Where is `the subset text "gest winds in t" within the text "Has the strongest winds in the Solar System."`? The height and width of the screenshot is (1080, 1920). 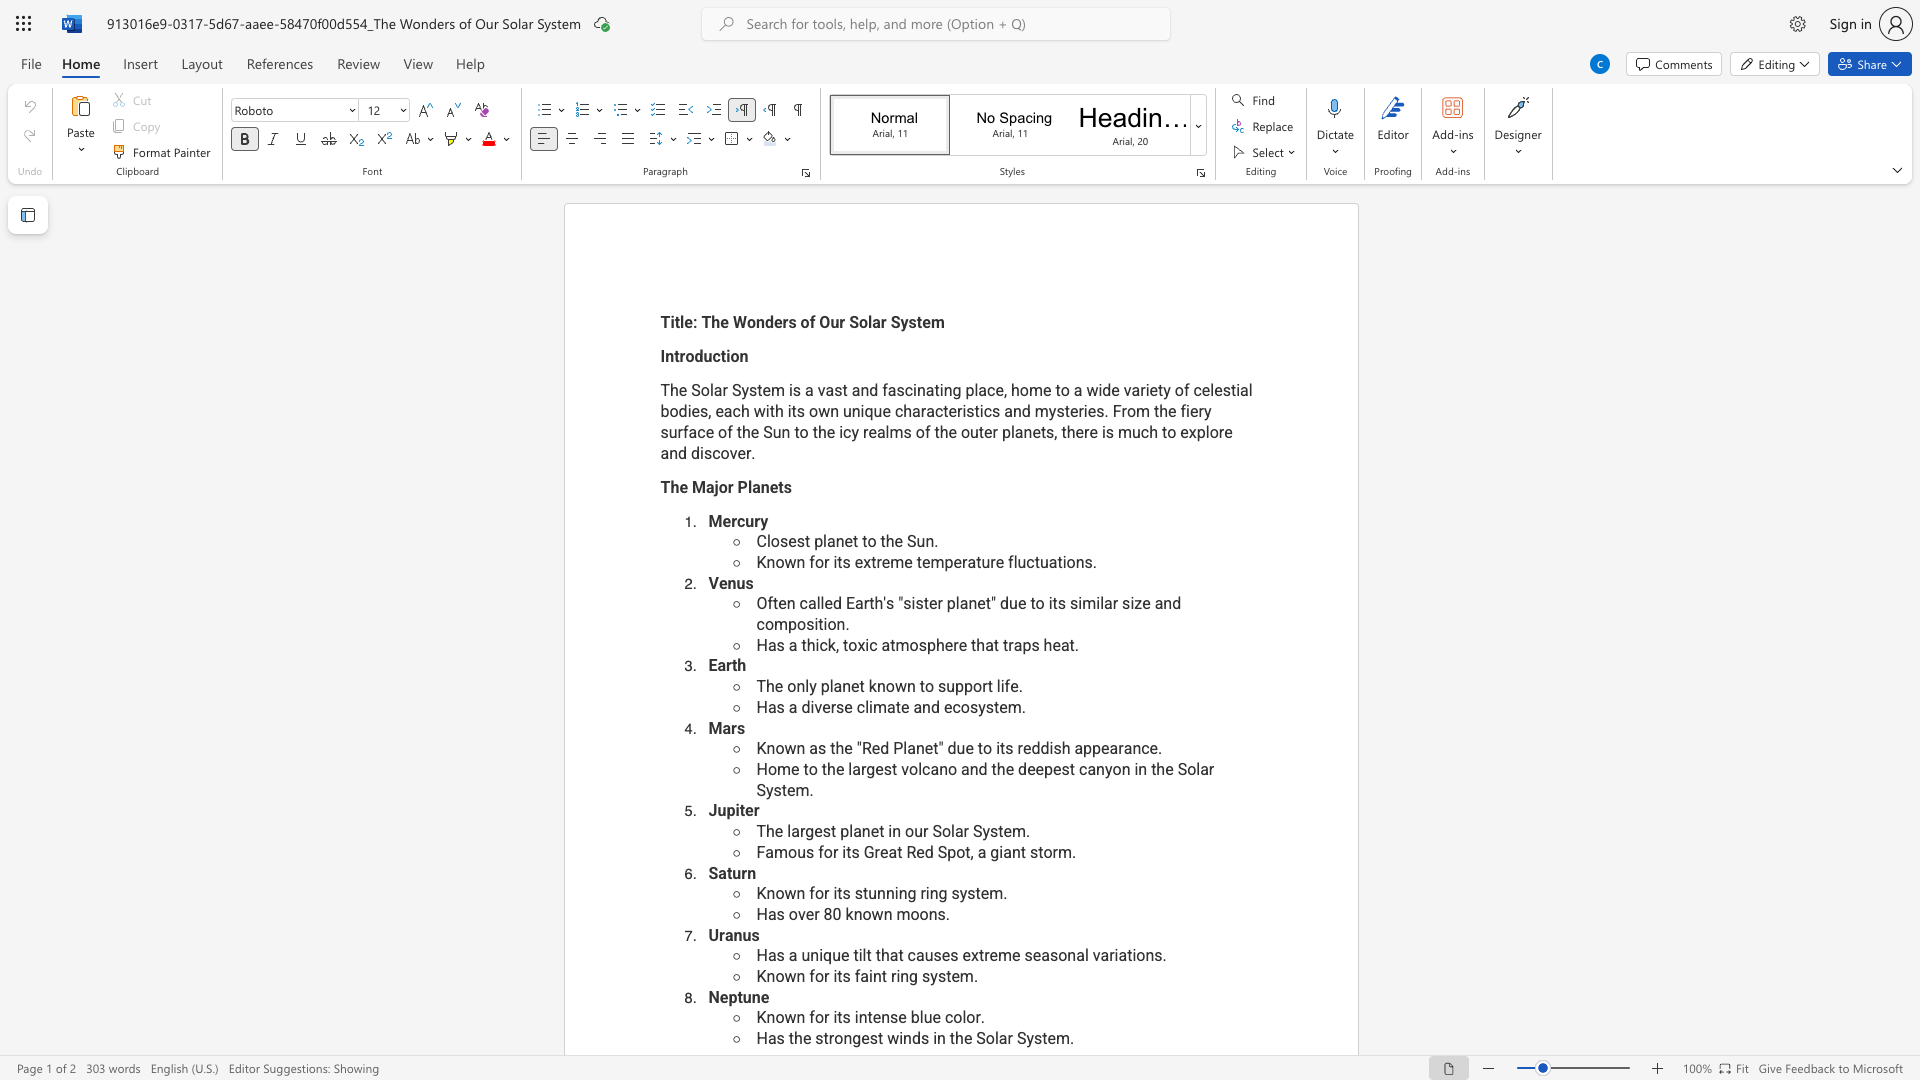
the subset text "gest winds in t" within the text "Has the strongest winds in the Solar System." is located at coordinates (852, 1037).